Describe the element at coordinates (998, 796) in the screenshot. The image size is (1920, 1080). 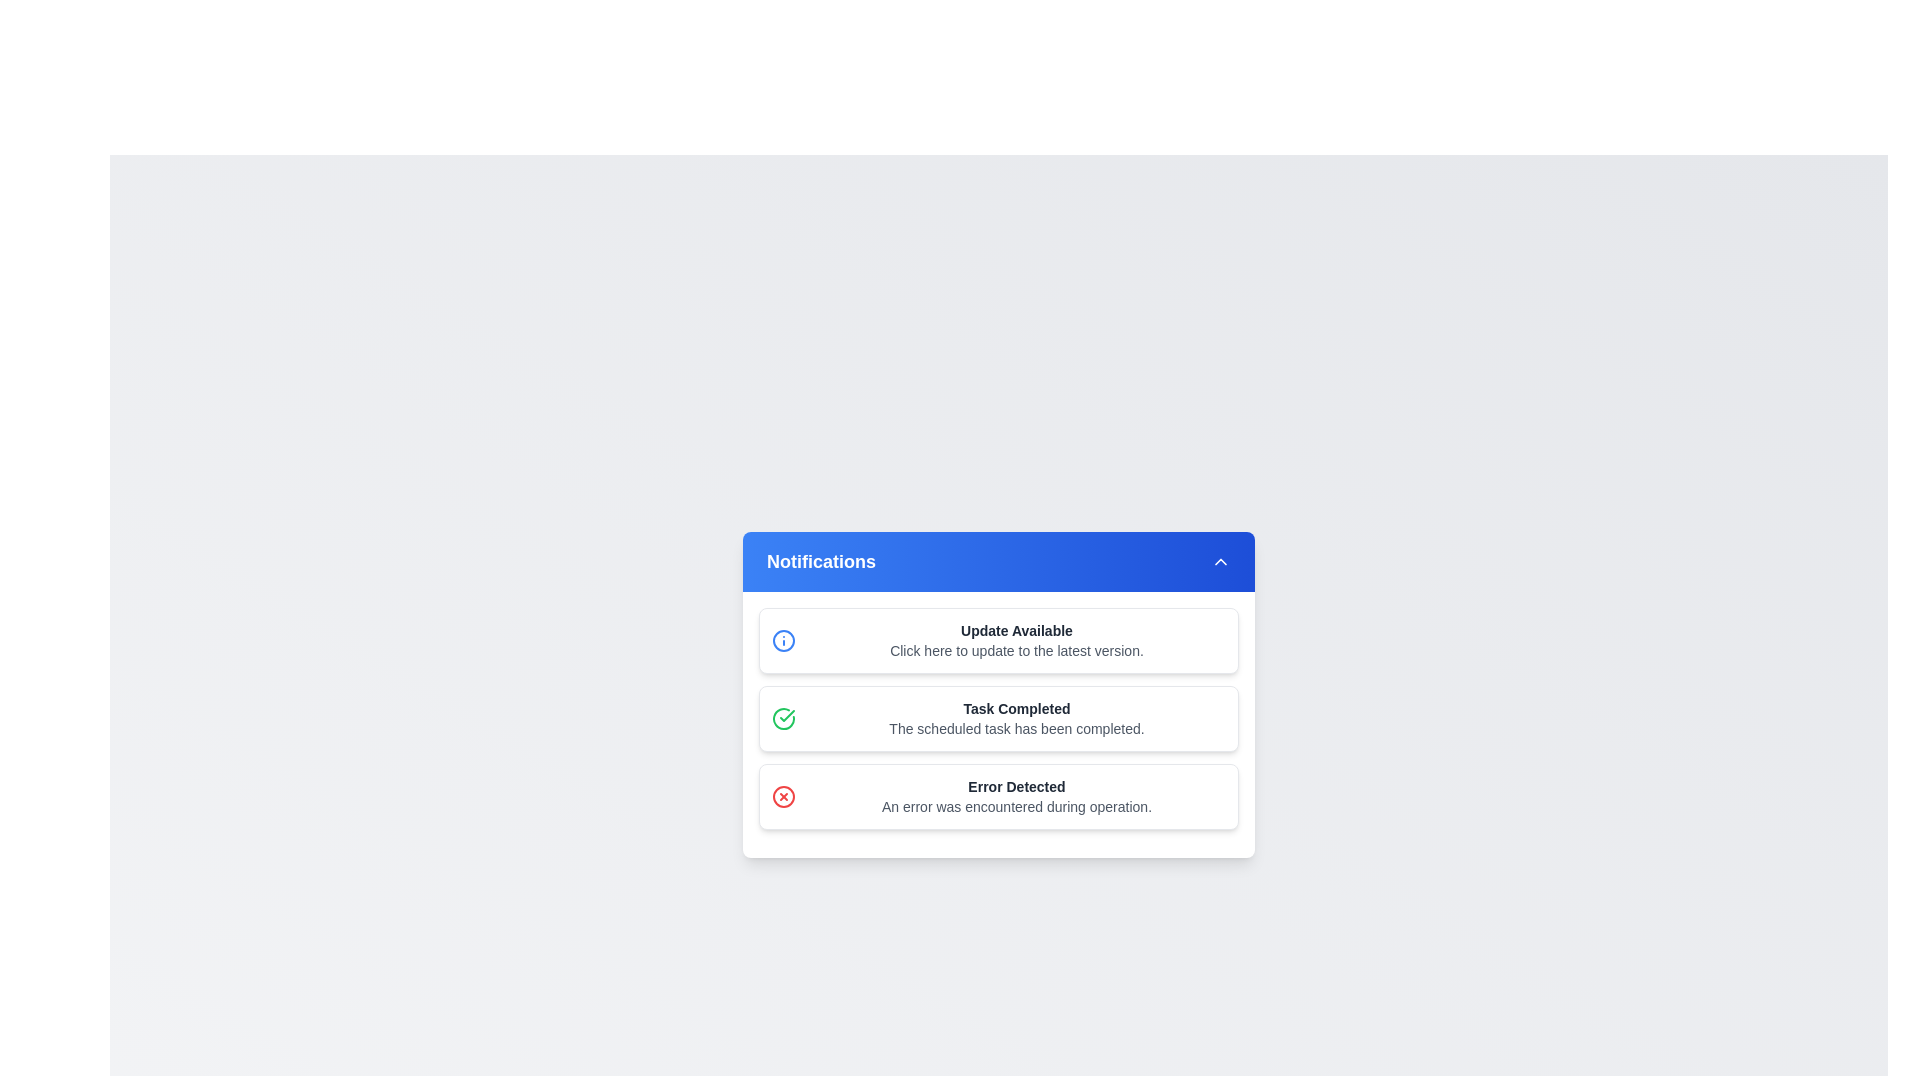
I see `the notification card titled 'Error Detected', which is the third item in the notification list, by clicking on it` at that location.